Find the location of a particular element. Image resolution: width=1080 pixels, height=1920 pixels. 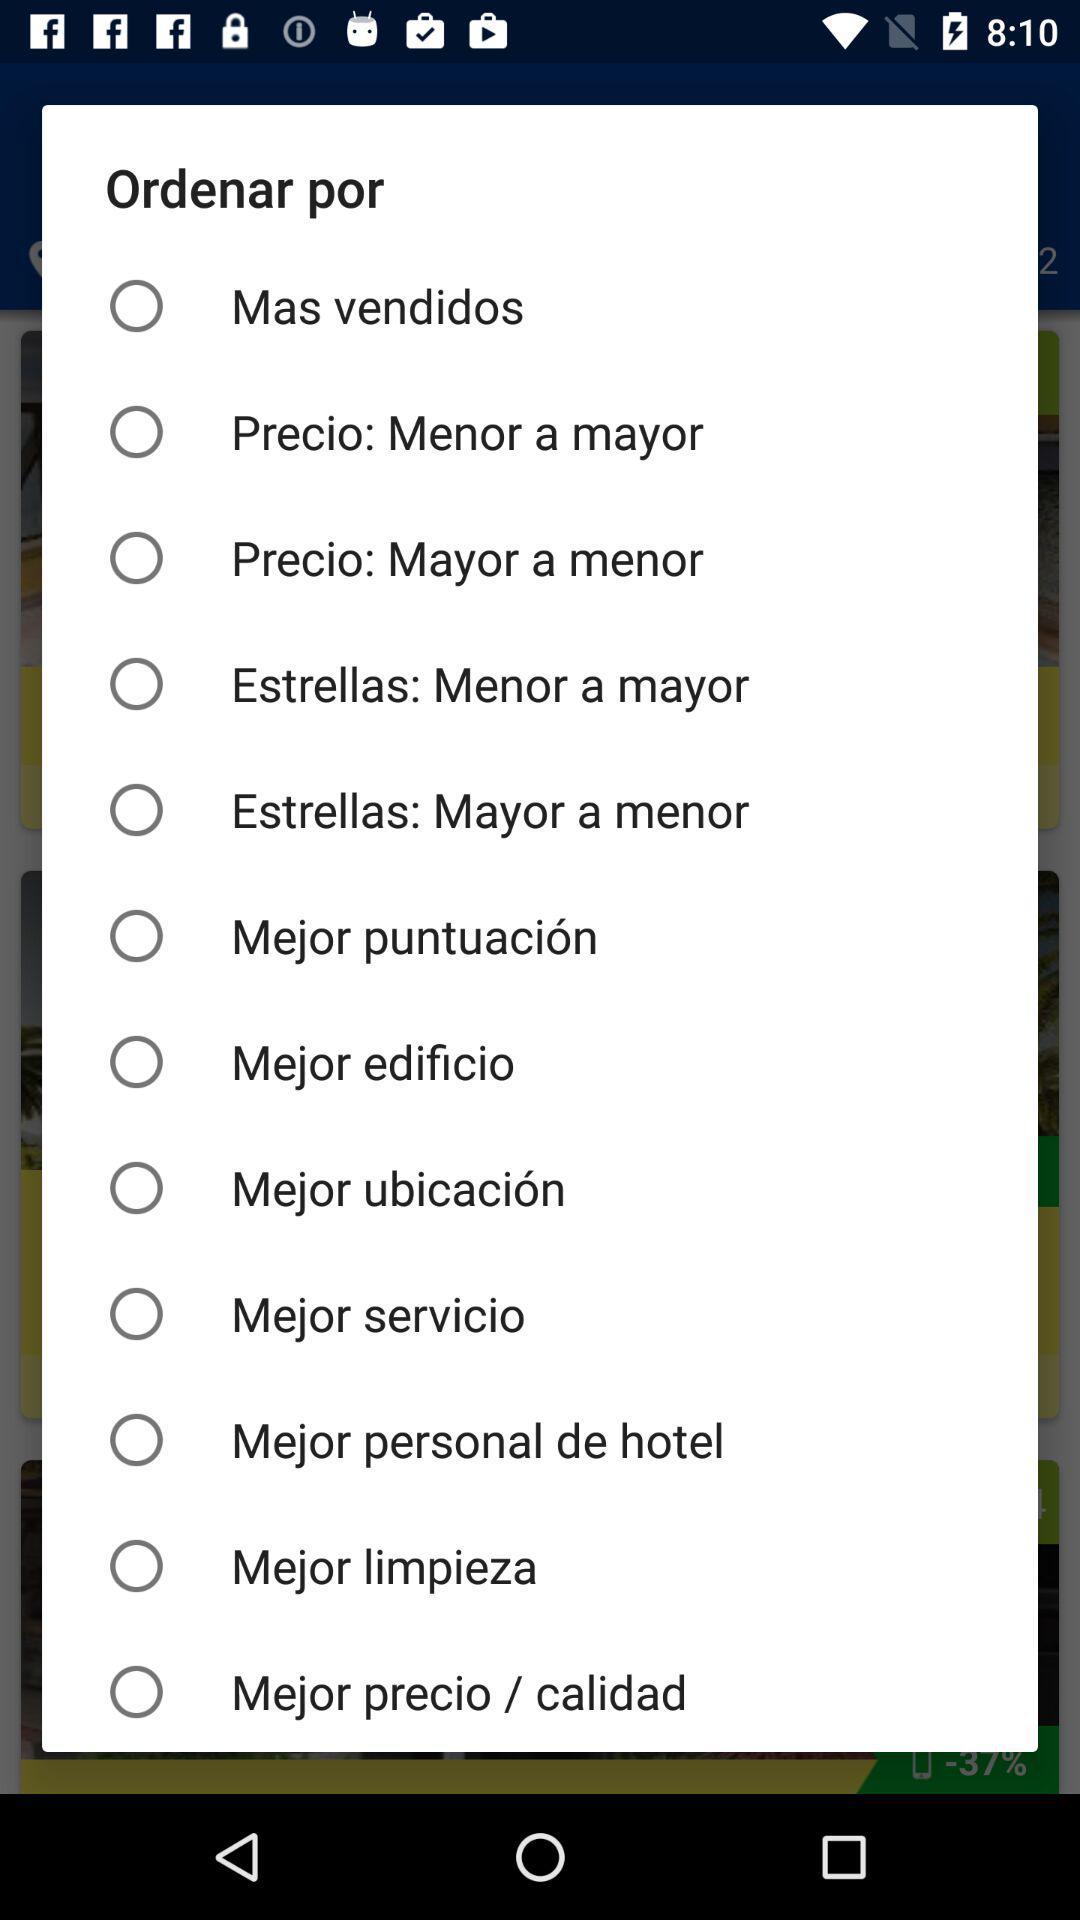

the icon above mejor personal de is located at coordinates (540, 1314).